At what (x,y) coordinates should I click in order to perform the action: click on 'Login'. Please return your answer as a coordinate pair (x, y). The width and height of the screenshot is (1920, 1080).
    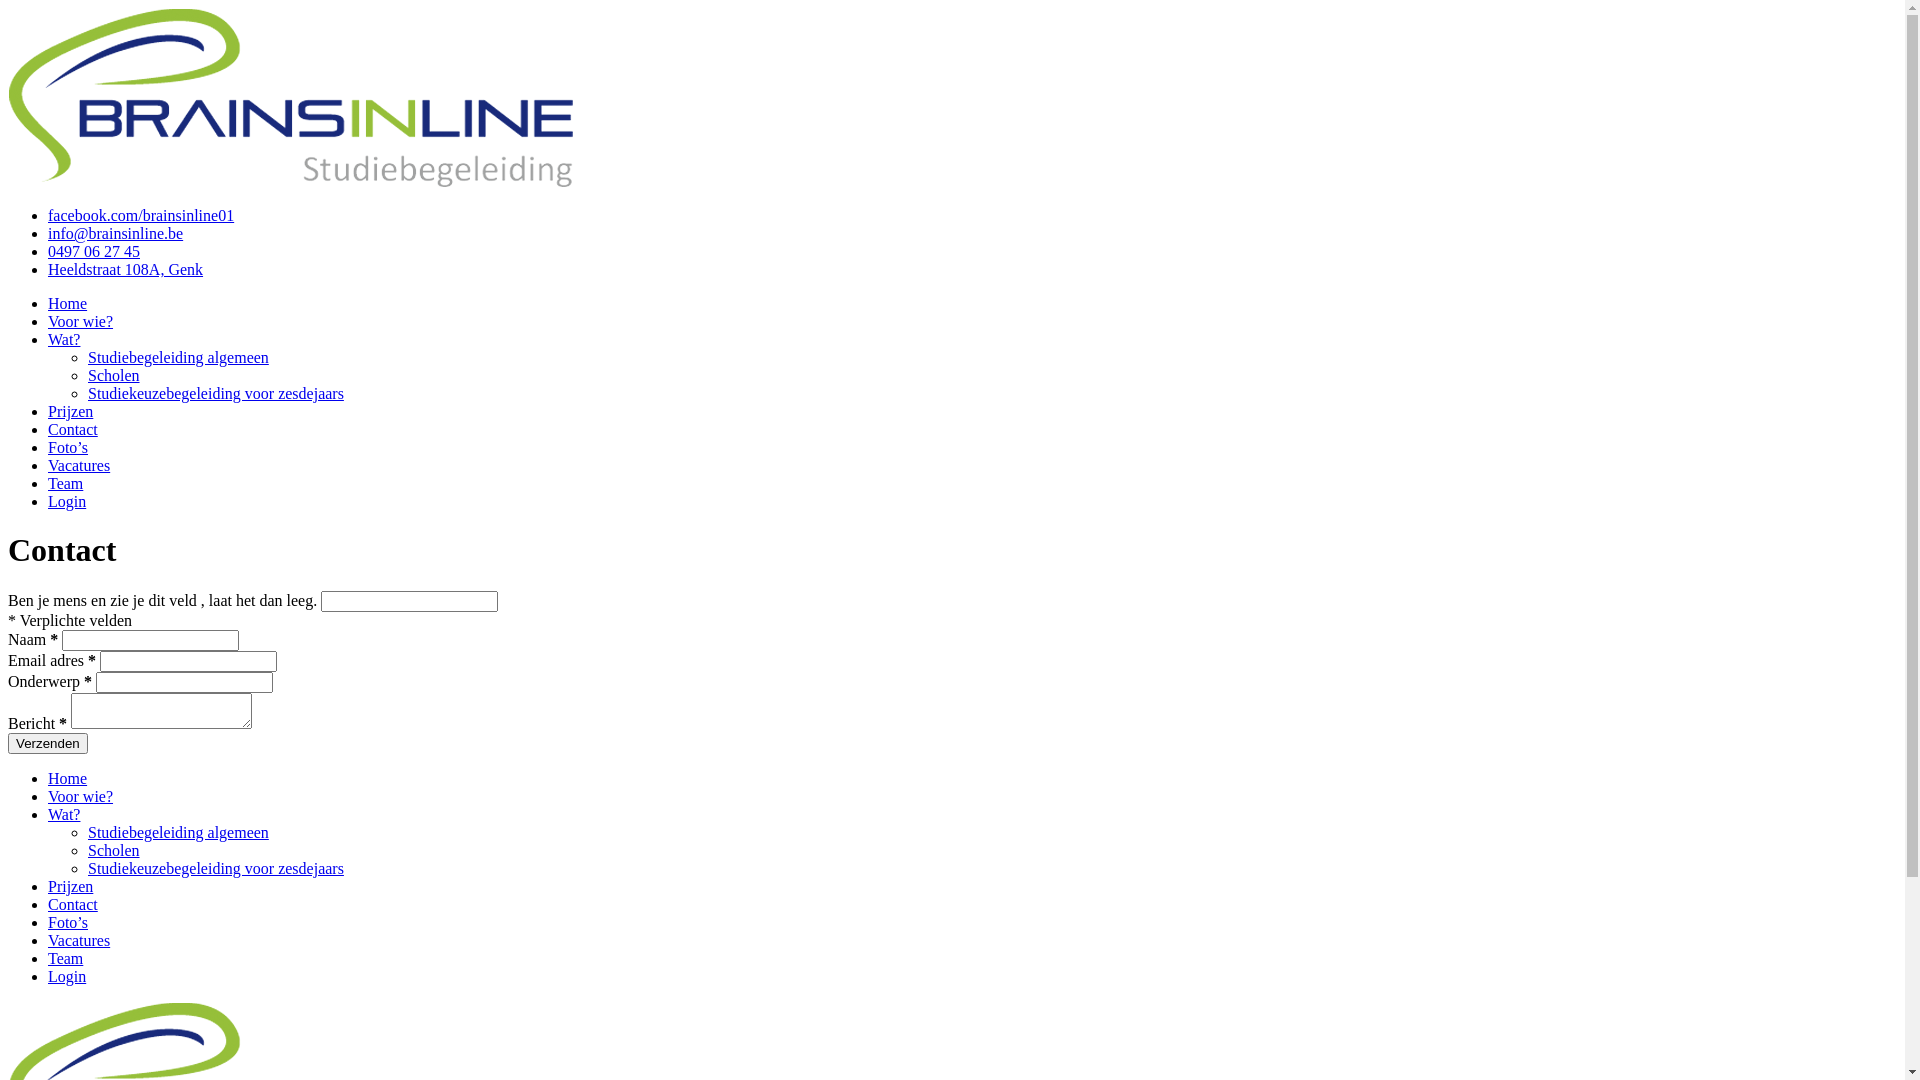
    Looking at the image, I should click on (67, 975).